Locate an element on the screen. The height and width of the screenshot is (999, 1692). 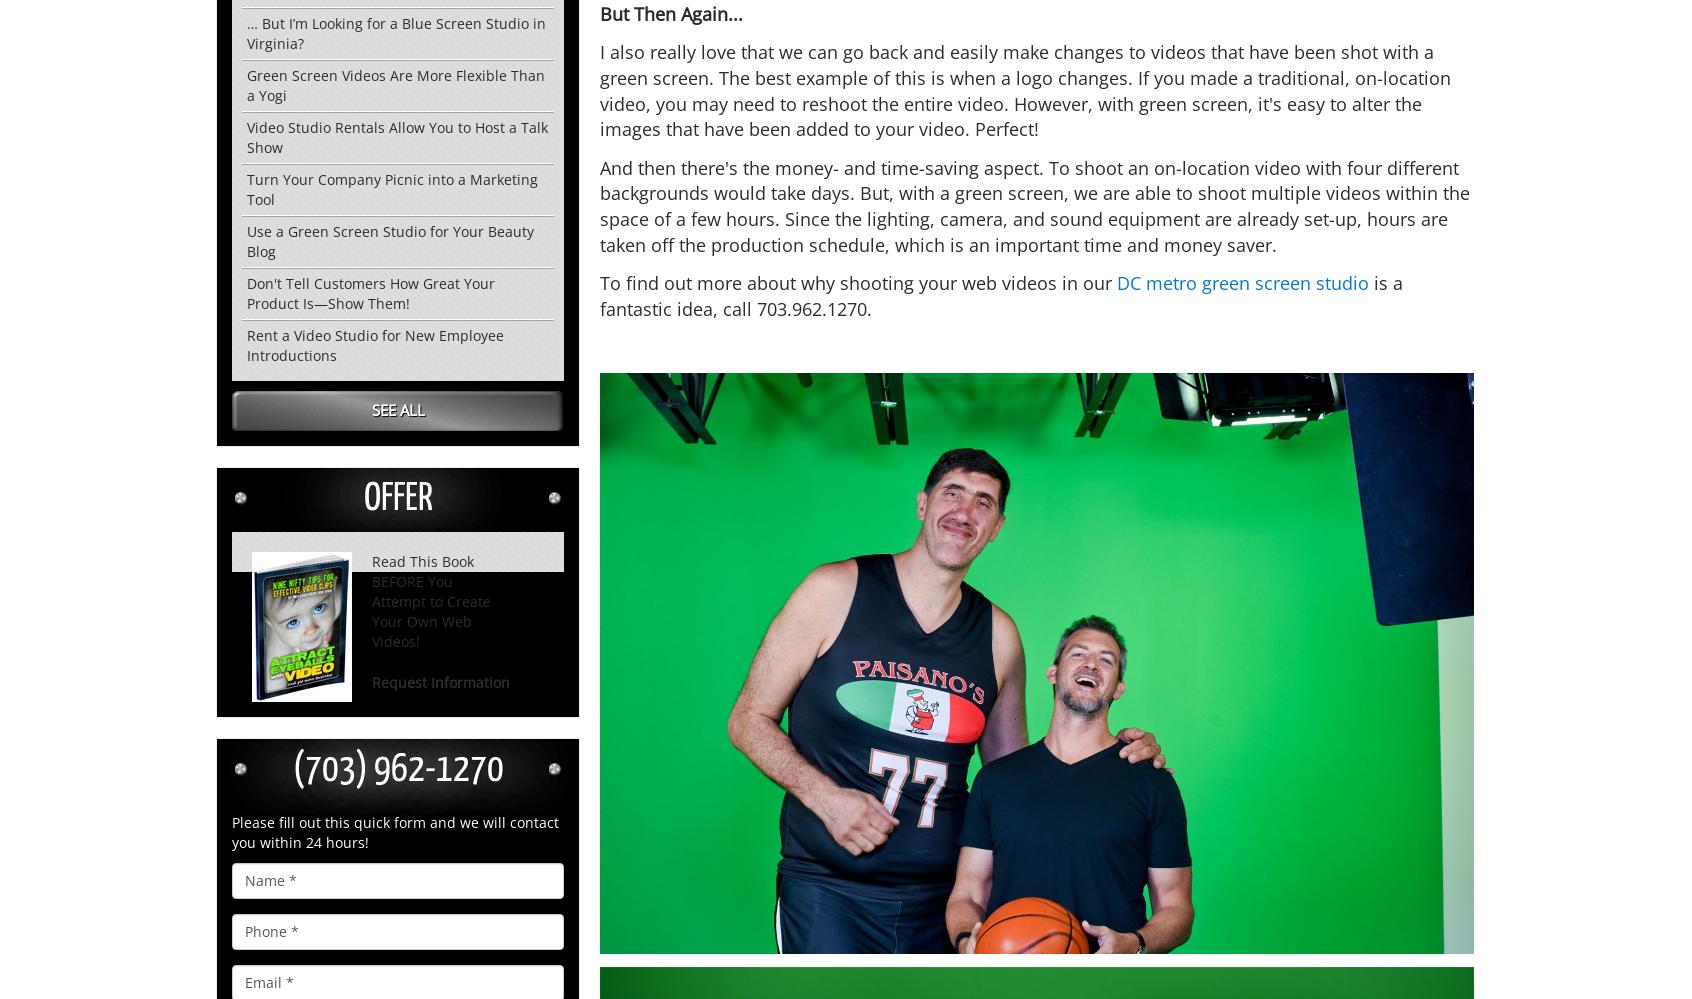
'Don't Tell Customers How Great Your Product Is—Show Them!' is located at coordinates (371, 291).